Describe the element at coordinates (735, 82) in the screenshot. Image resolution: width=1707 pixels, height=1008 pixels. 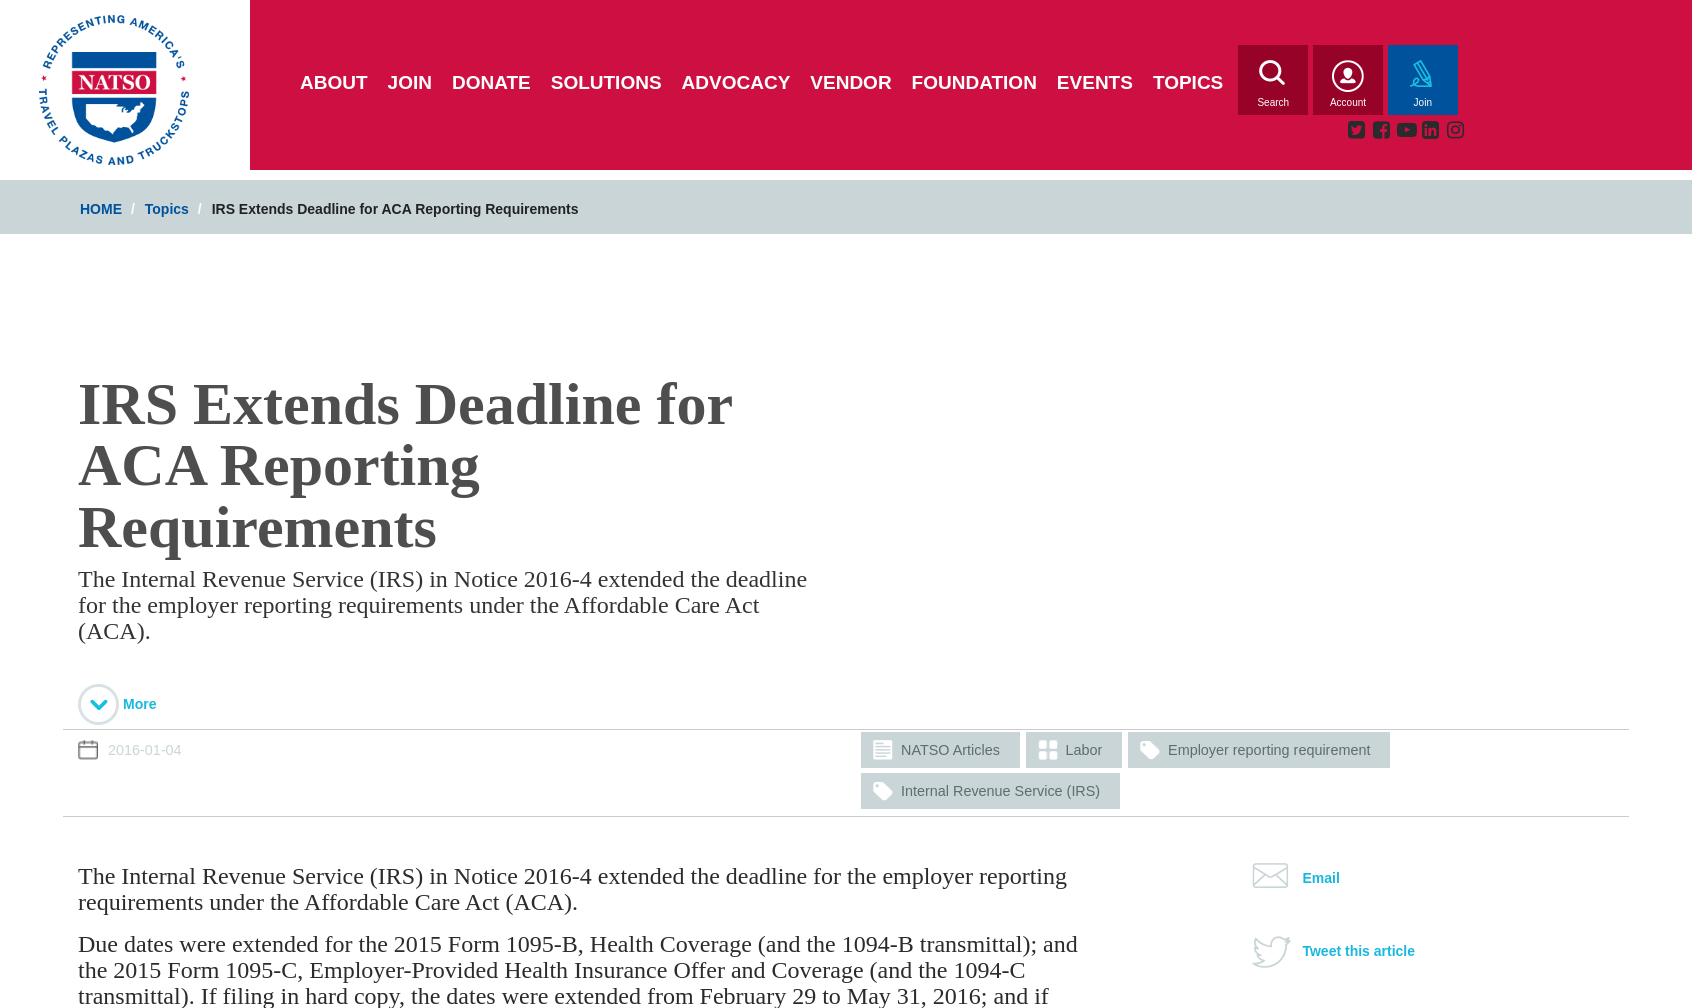
I see `'Advocacy'` at that location.